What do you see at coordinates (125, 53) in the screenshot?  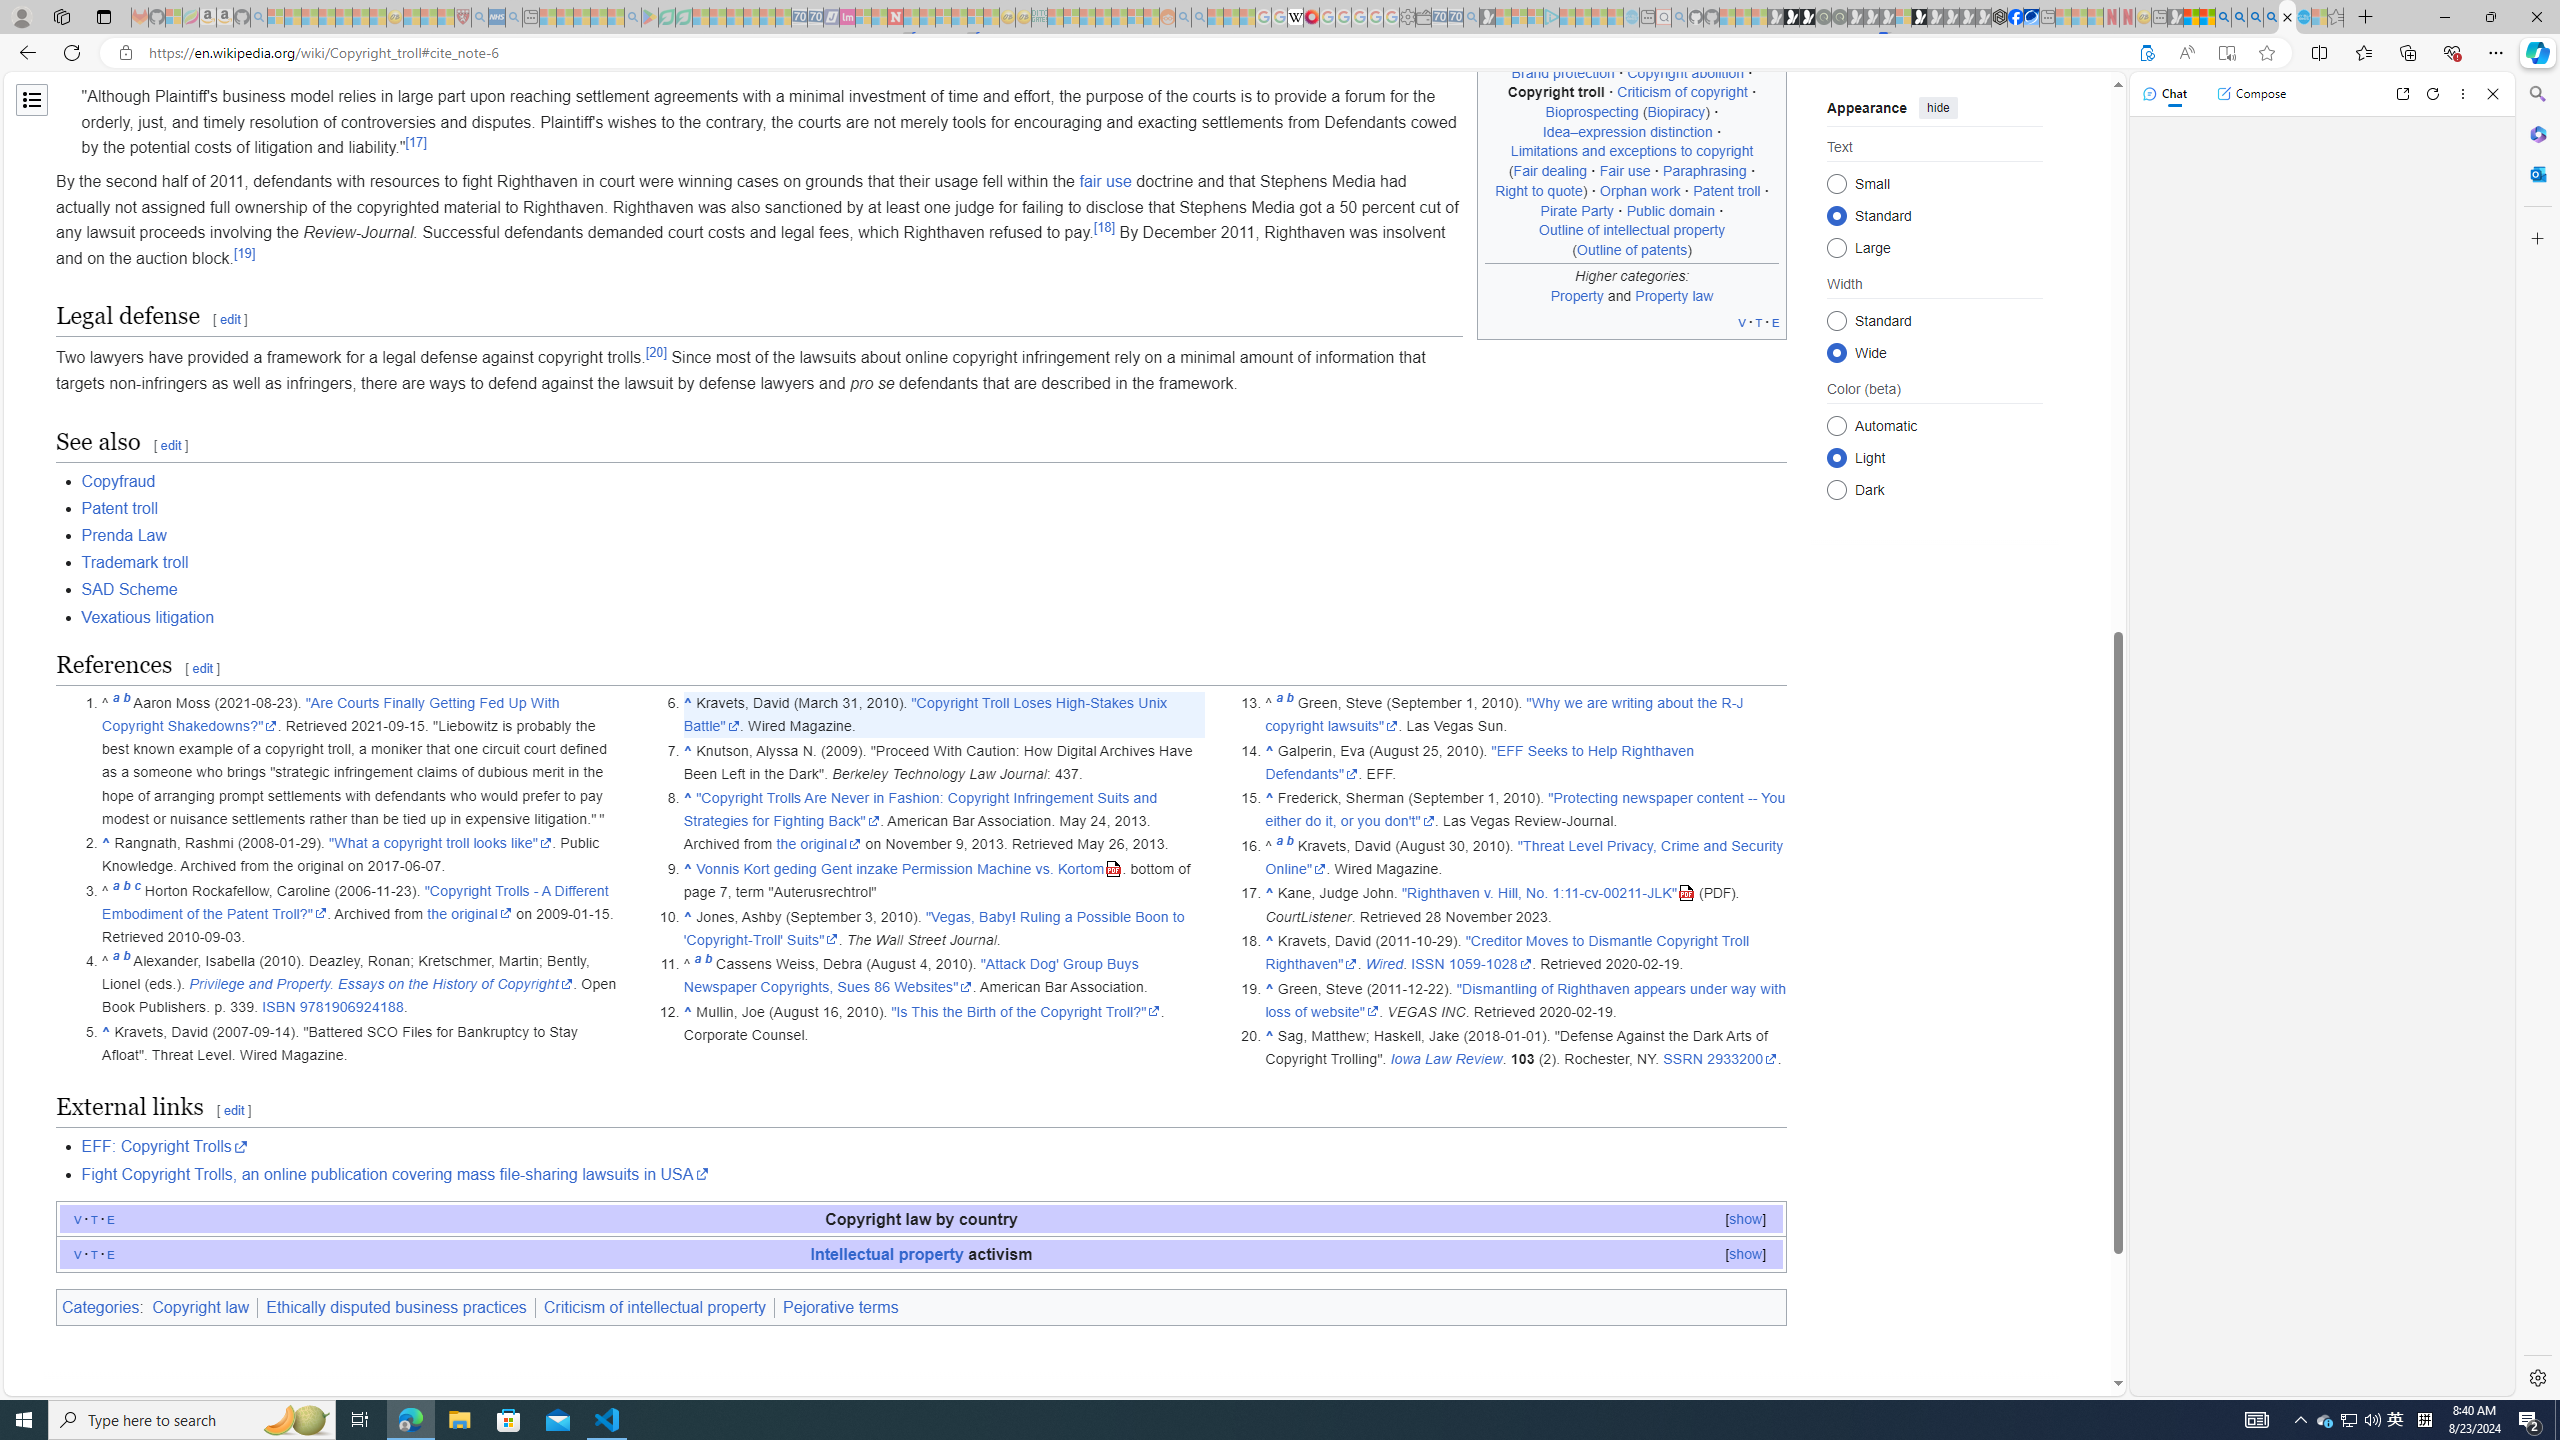 I see `'View site information'` at bounding box center [125, 53].